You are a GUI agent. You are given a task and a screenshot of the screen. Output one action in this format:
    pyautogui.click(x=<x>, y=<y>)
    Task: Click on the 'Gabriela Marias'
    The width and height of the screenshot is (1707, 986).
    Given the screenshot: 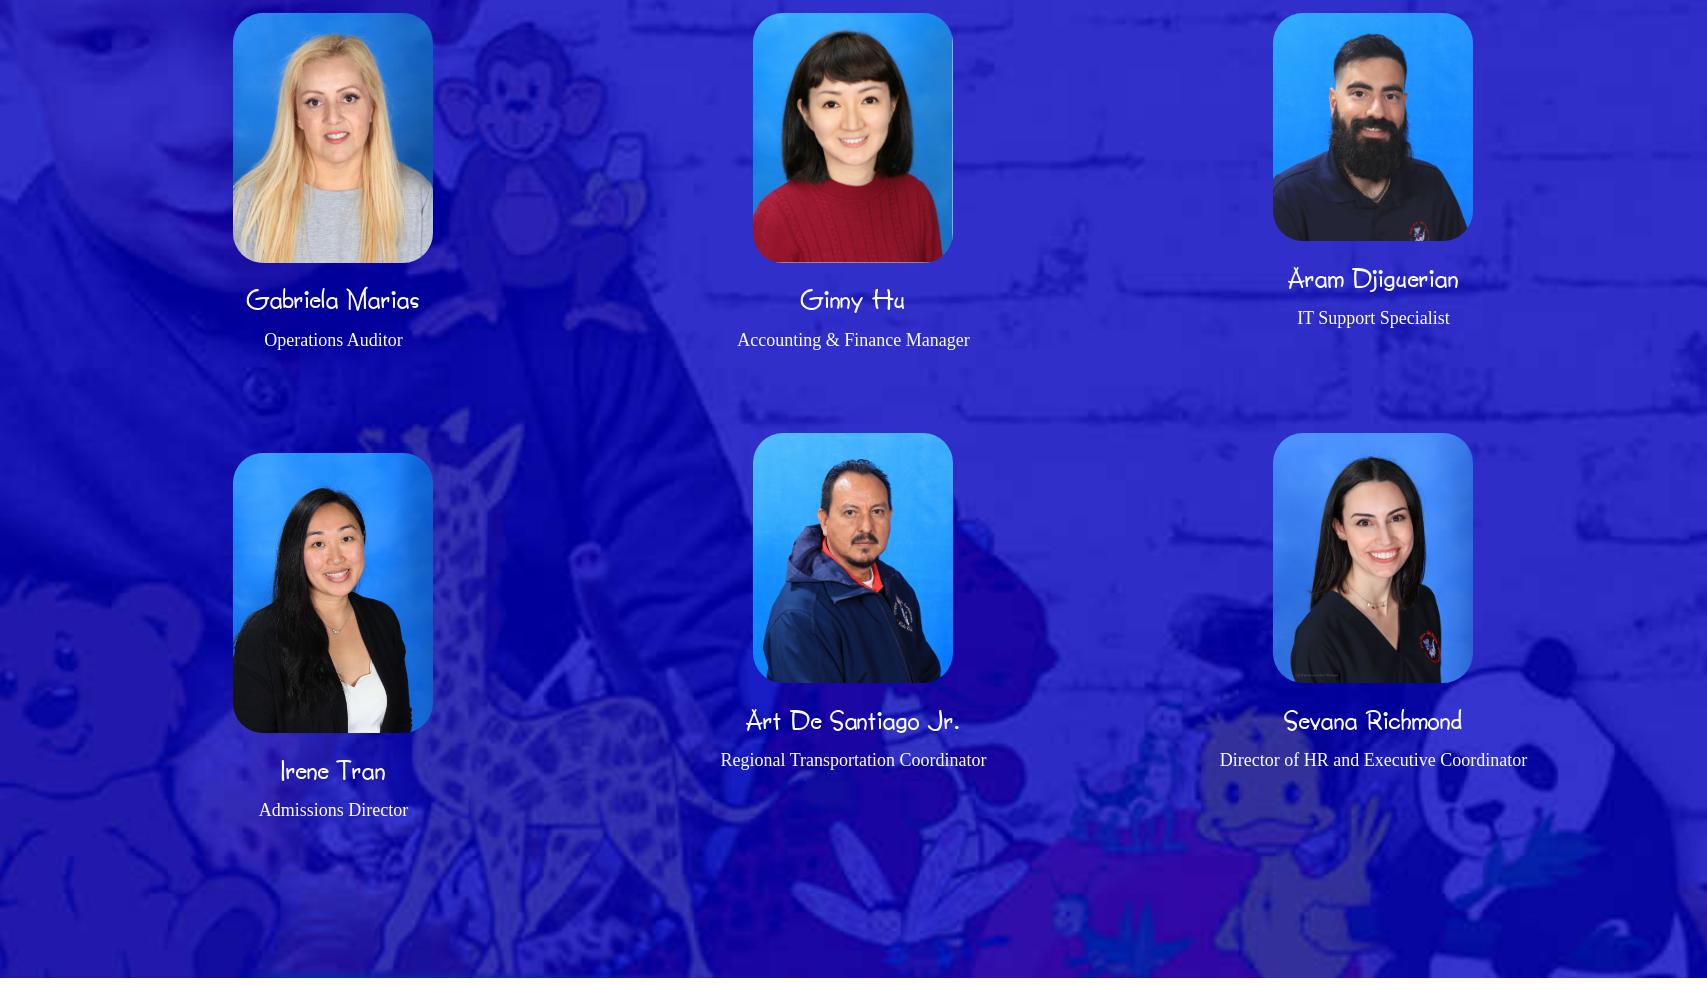 What is the action you would take?
    pyautogui.click(x=333, y=298)
    